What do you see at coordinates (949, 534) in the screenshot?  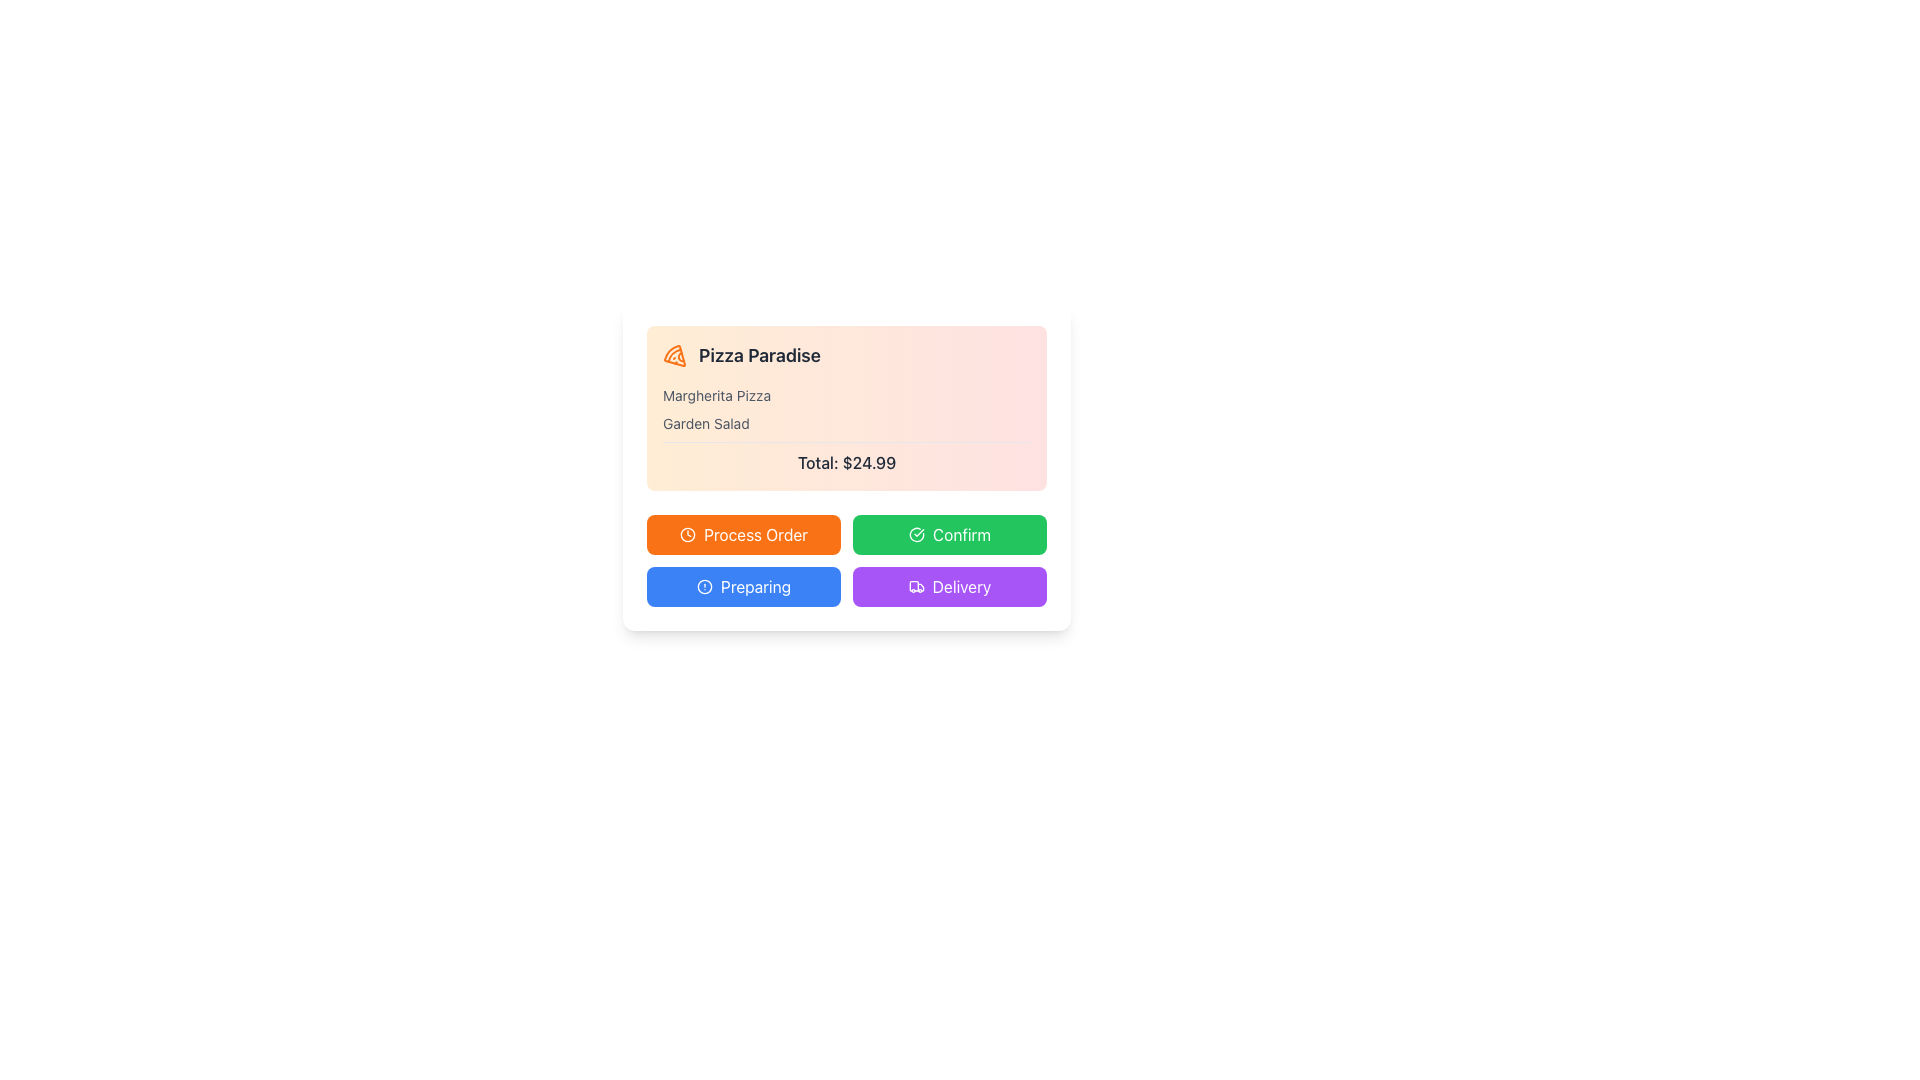 I see `the 'Confirm' button, which is a rectangular button with a green background and a white checkmark icon followed by the text 'Confirm'` at bounding box center [949, 534].